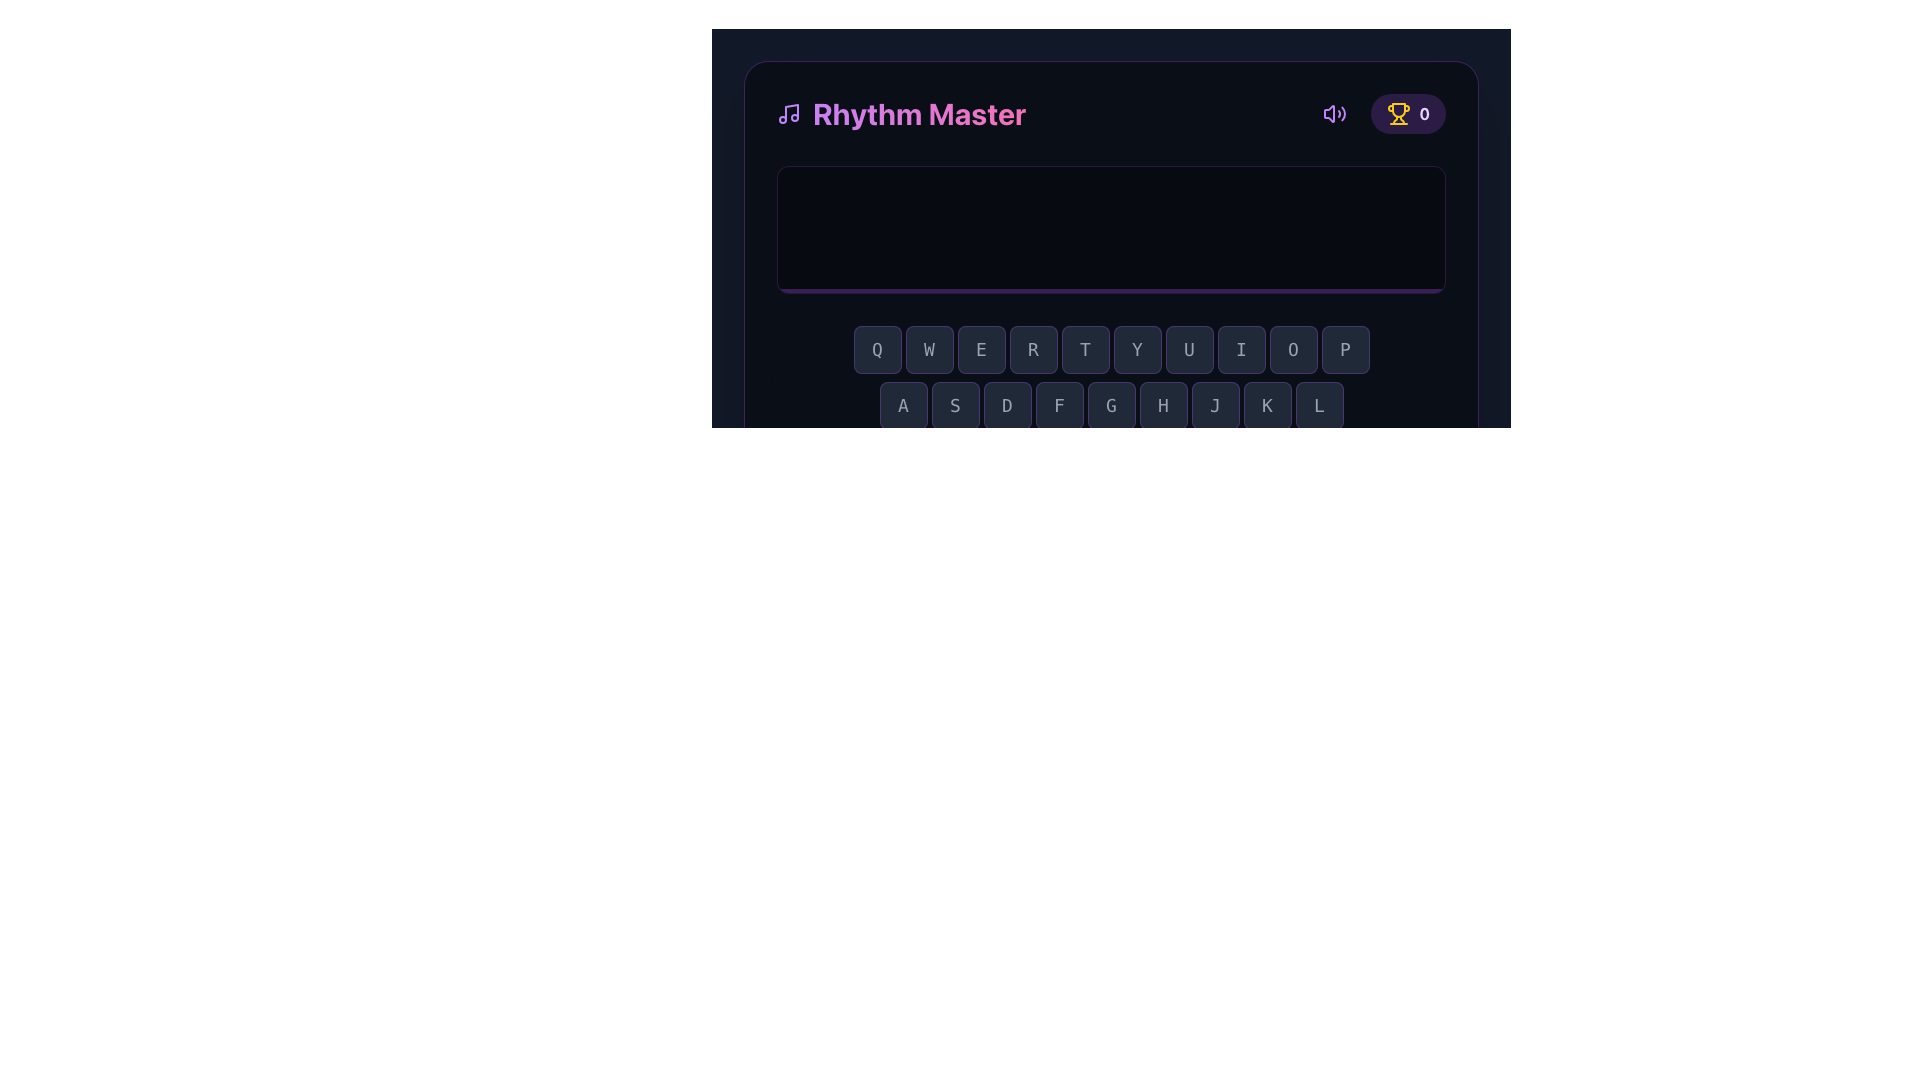 This screenshot has height=1080, width=1920. What do you see at coordinates (954, 405) in the screenshot?
I see `the second button from the left in the keyboard-style layout, which inputs the letter 'S'` at bounding box center [954, 405].